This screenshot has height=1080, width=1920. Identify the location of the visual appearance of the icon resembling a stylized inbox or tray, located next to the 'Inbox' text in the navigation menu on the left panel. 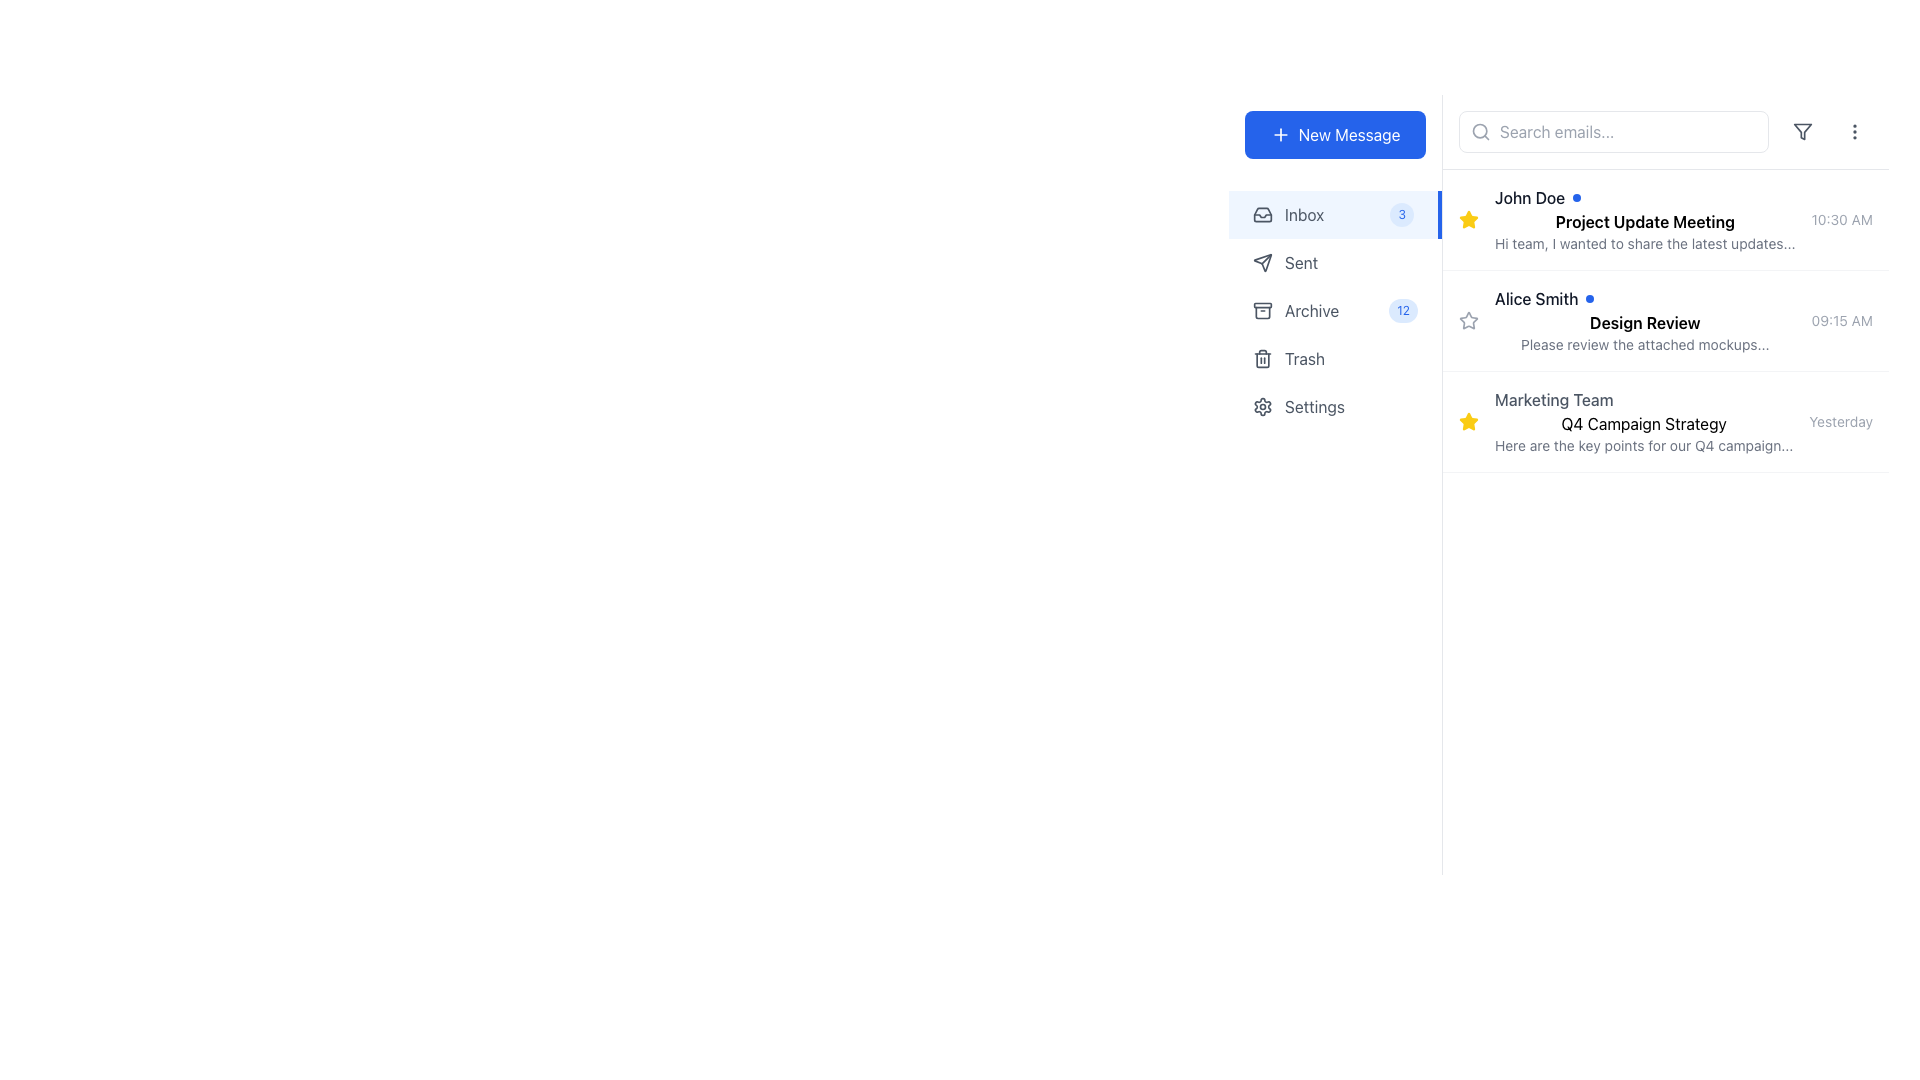
(1261, 215).